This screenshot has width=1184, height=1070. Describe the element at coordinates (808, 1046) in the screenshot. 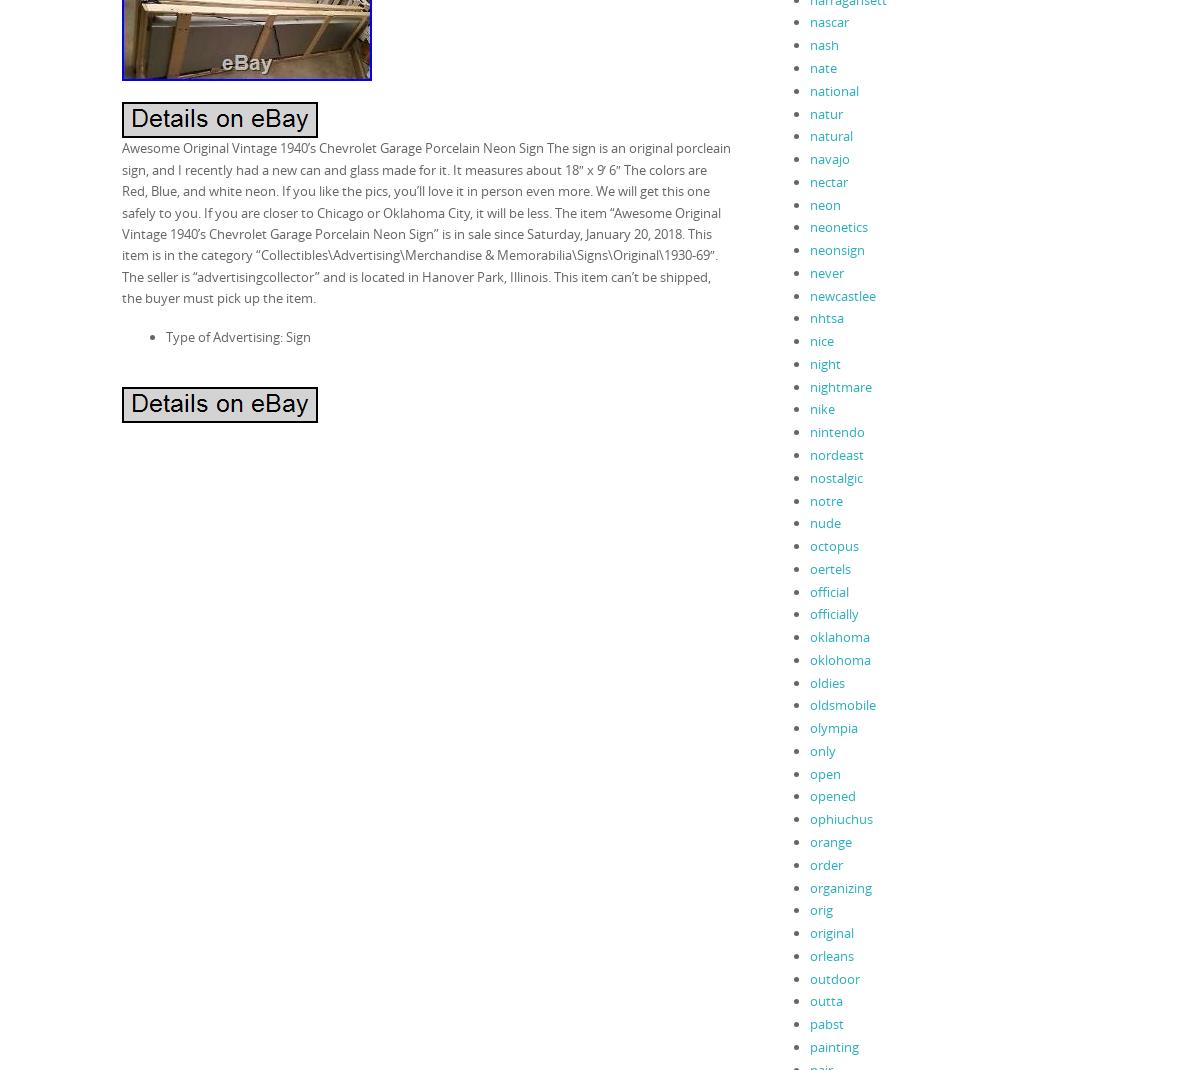

I see `'painting'` at that location.